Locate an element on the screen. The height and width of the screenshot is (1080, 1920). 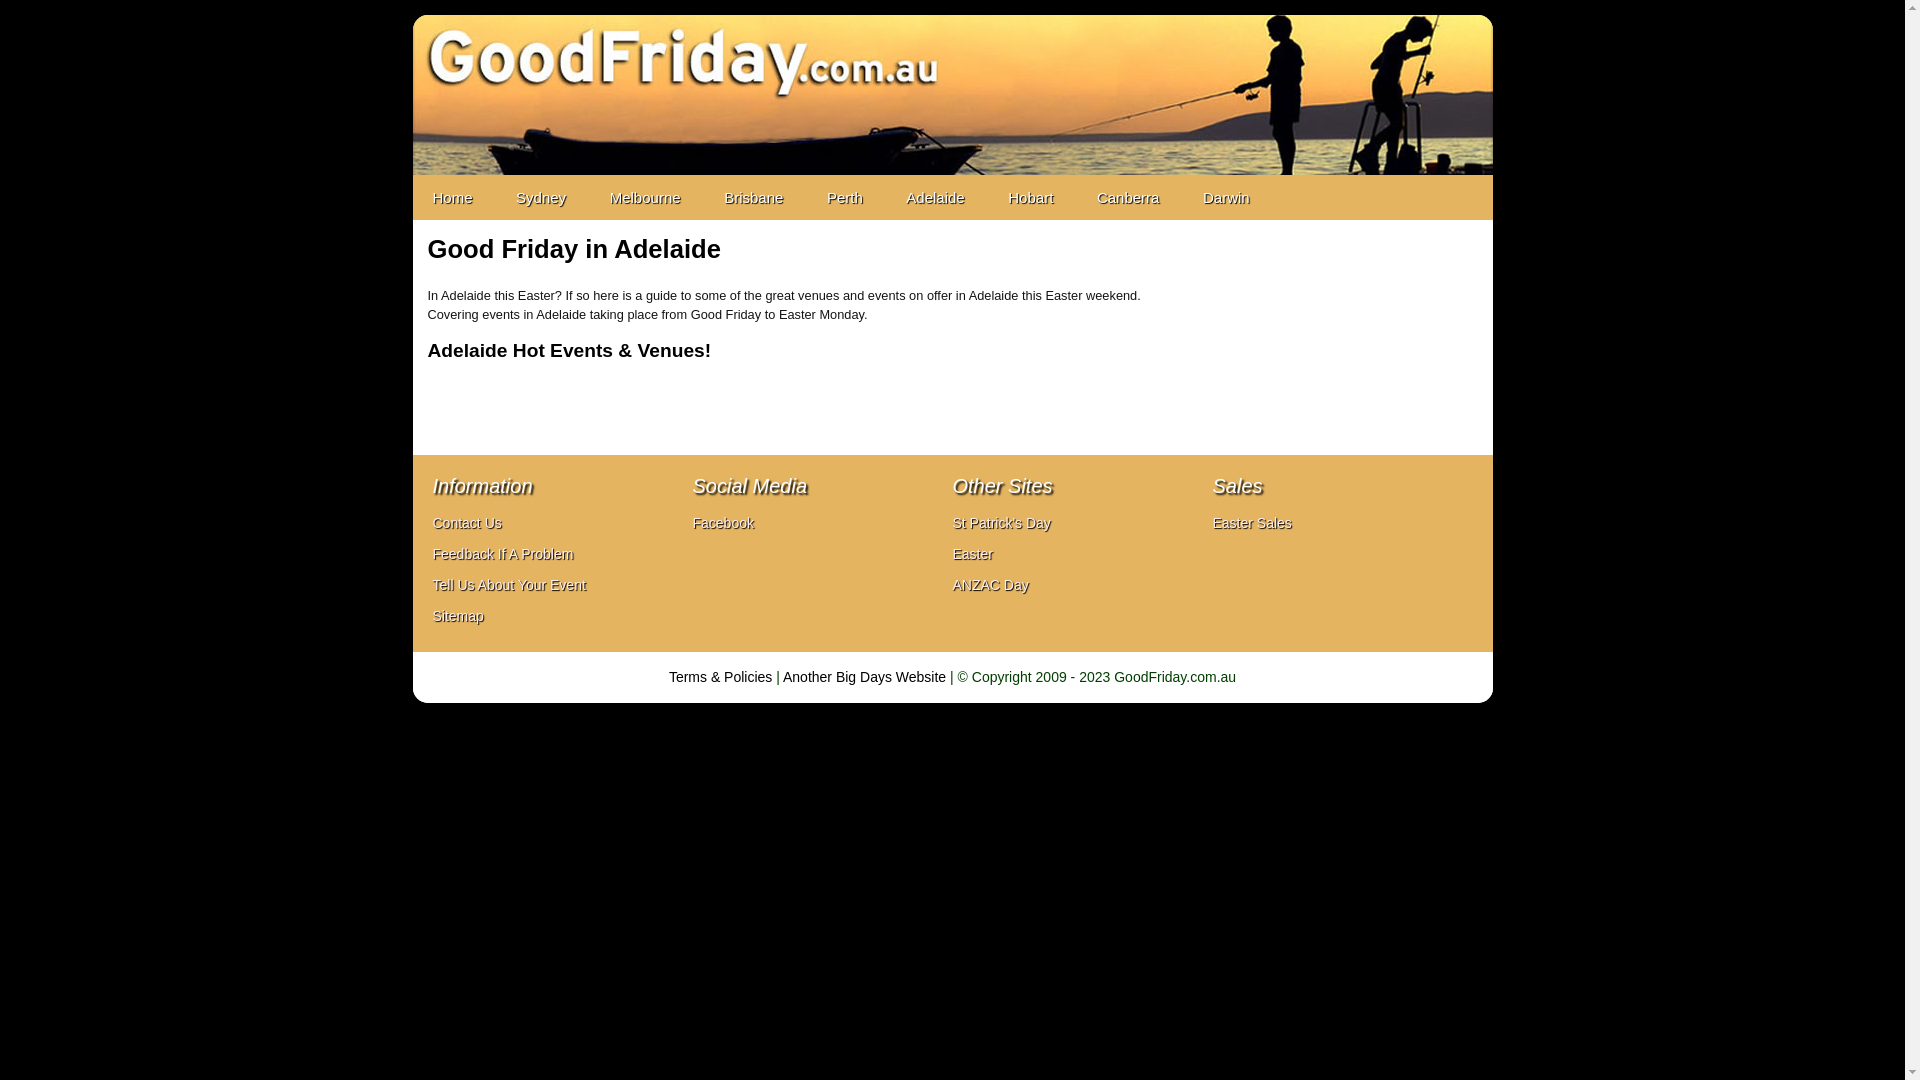
'Facebook' is located at coordinates (721, 522).